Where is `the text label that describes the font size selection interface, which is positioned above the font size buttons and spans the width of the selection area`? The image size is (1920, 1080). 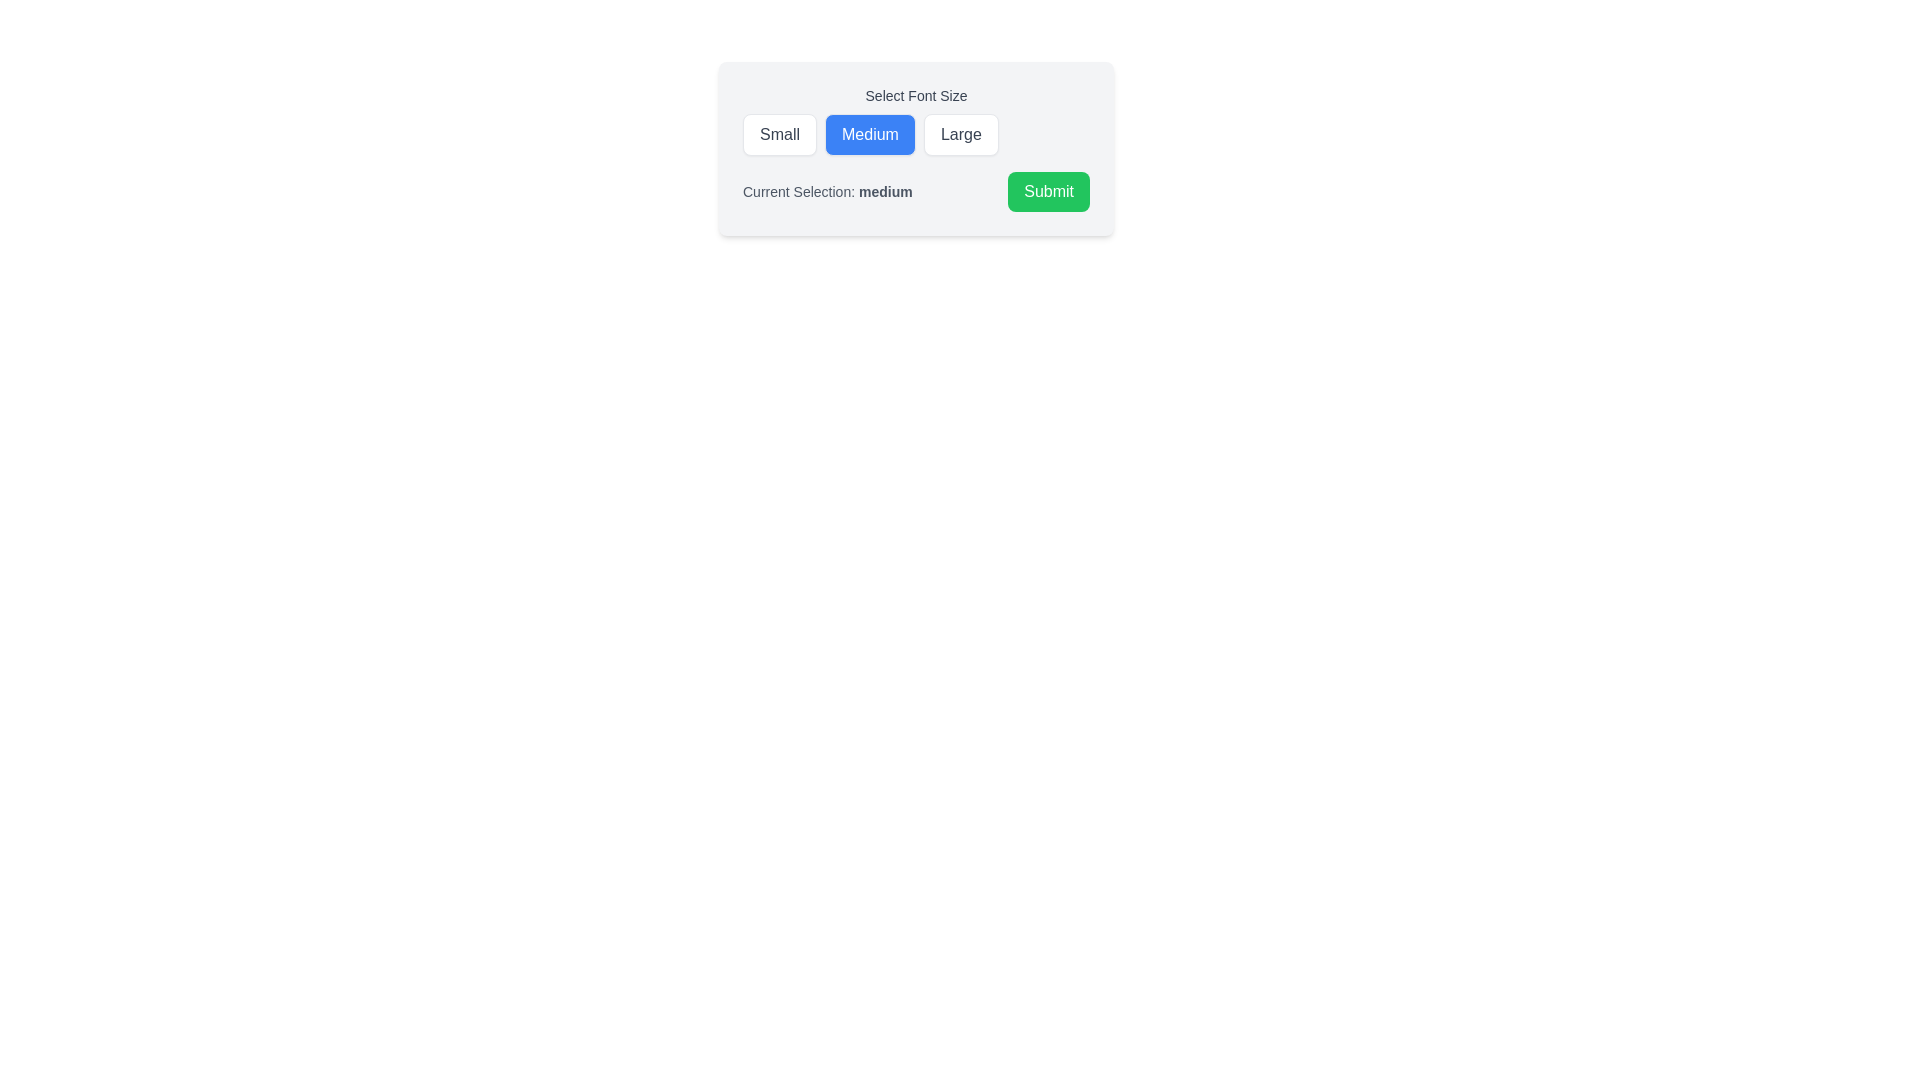 the text label that describes the font size selection interface, which is positioned above the font size buttons and spans the width of the selection area is located at coordinates (915, 96).